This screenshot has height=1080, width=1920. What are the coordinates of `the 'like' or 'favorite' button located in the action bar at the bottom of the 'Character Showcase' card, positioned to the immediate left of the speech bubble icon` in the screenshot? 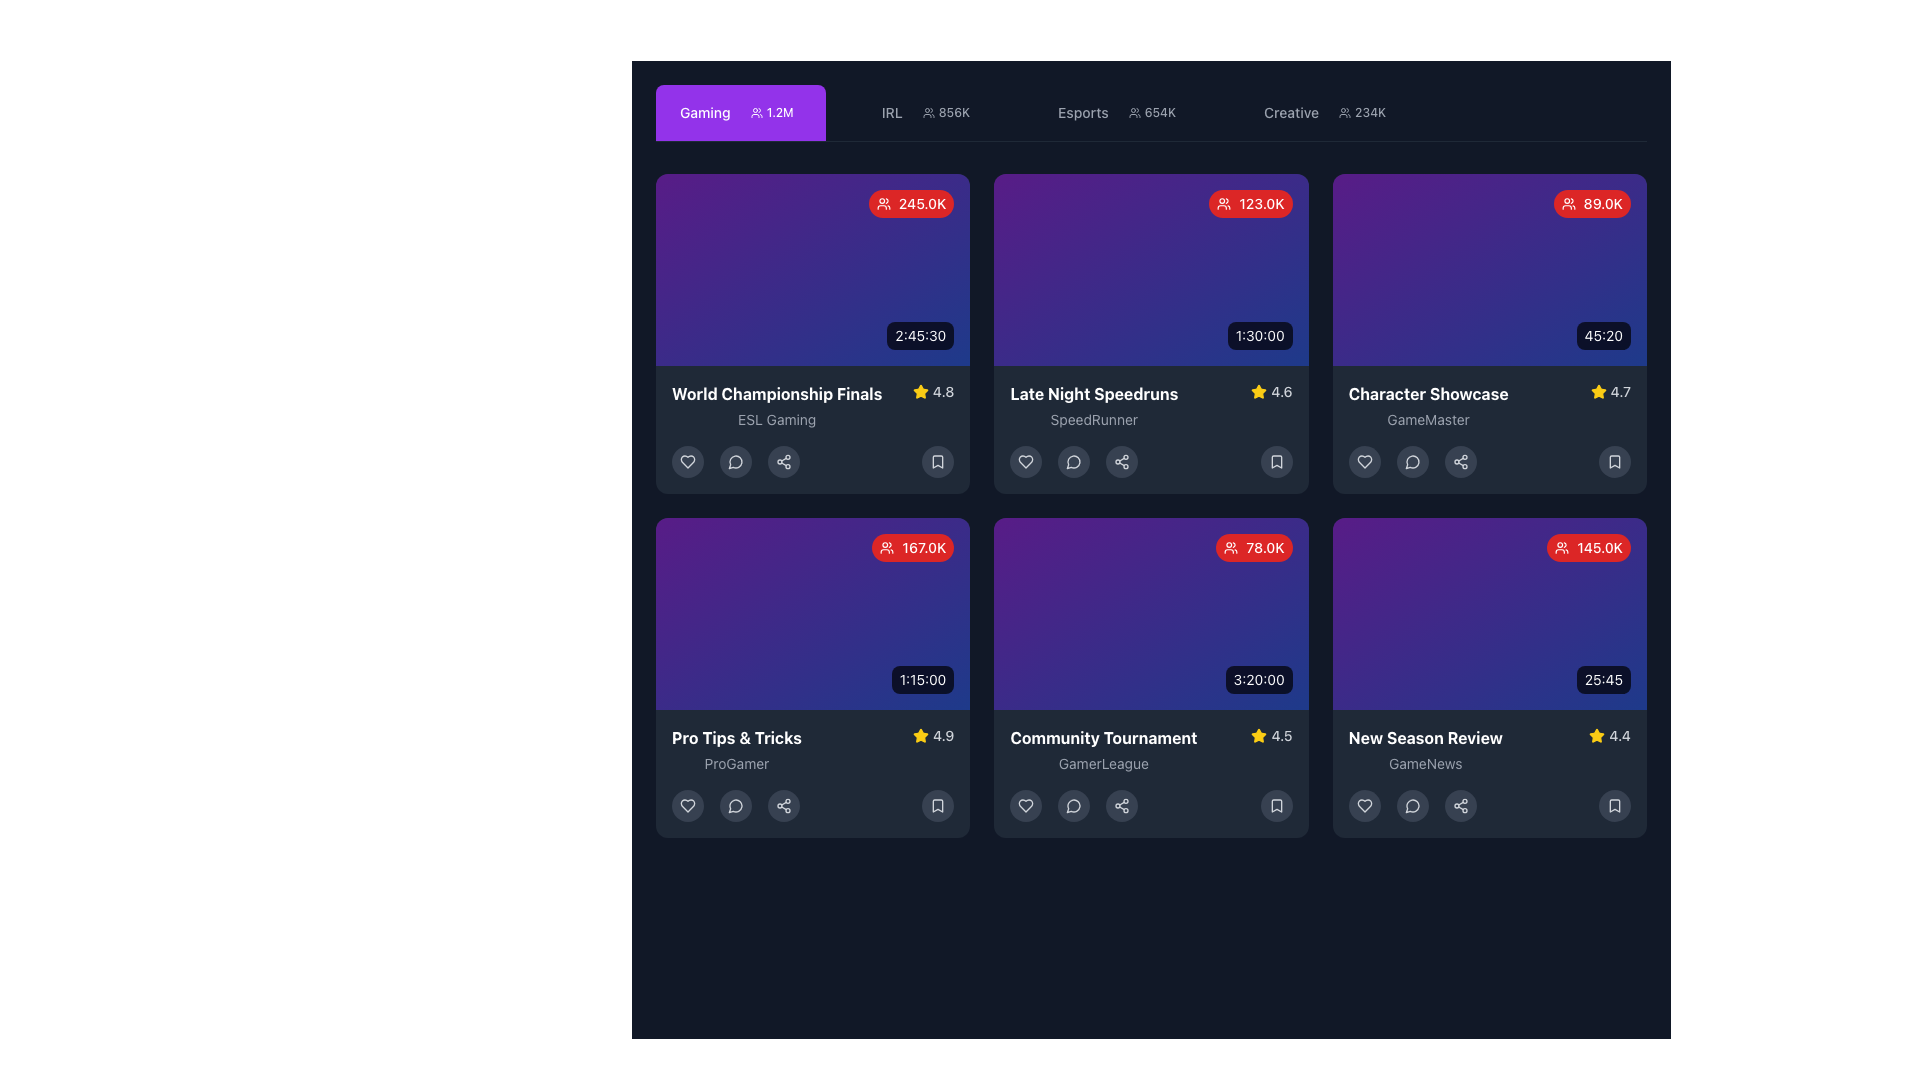 It's located at (1363, 462).